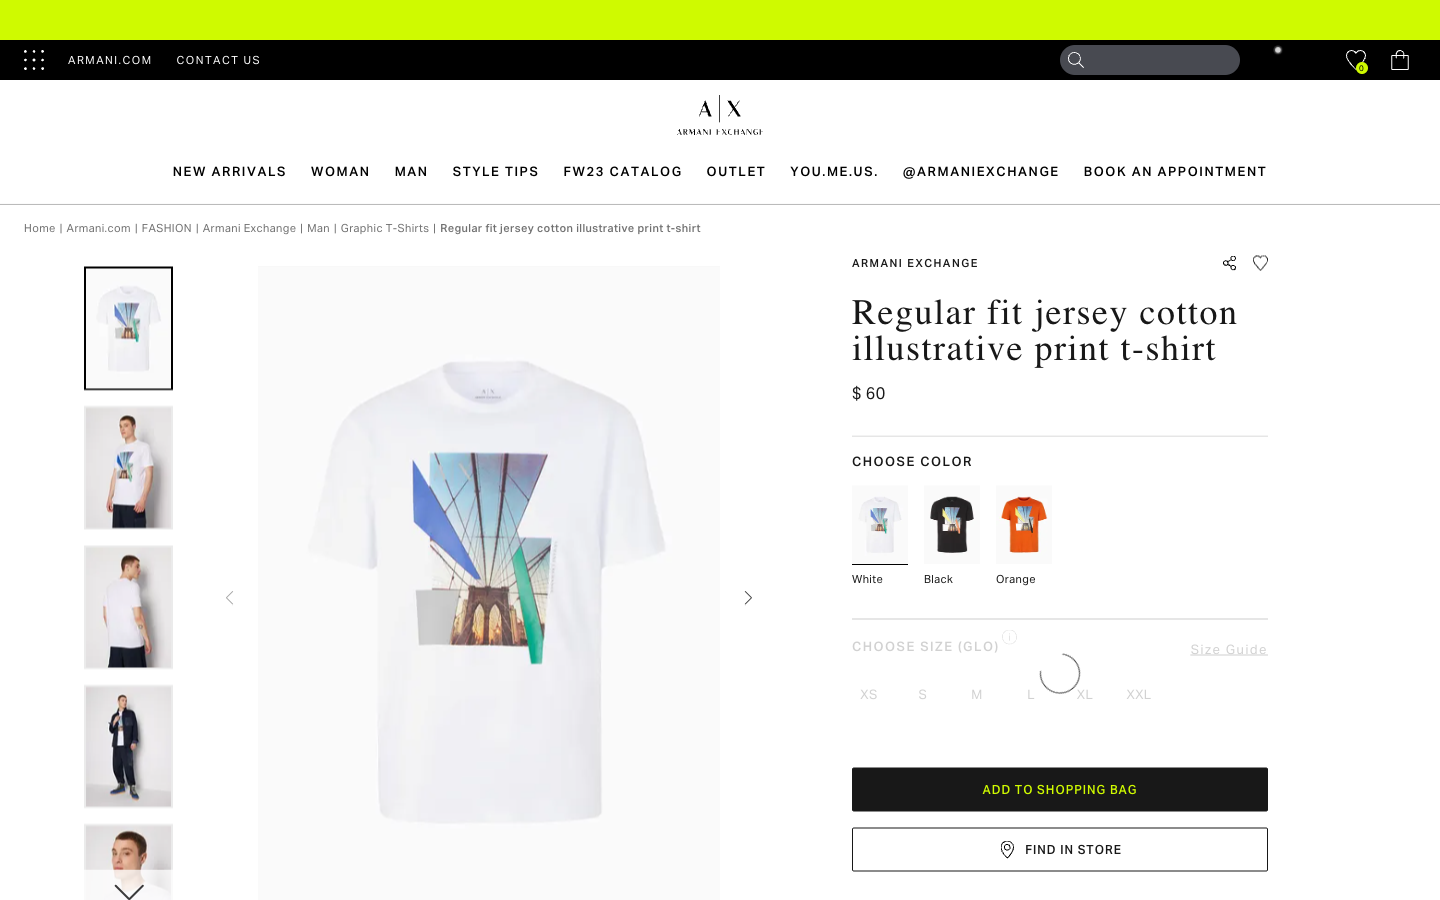  I want to click on View all men’s clothing by moving the cursor to the men’s menu item, tabbing twice to get to view all clothing, then selecting it, so click(593280, 154350).